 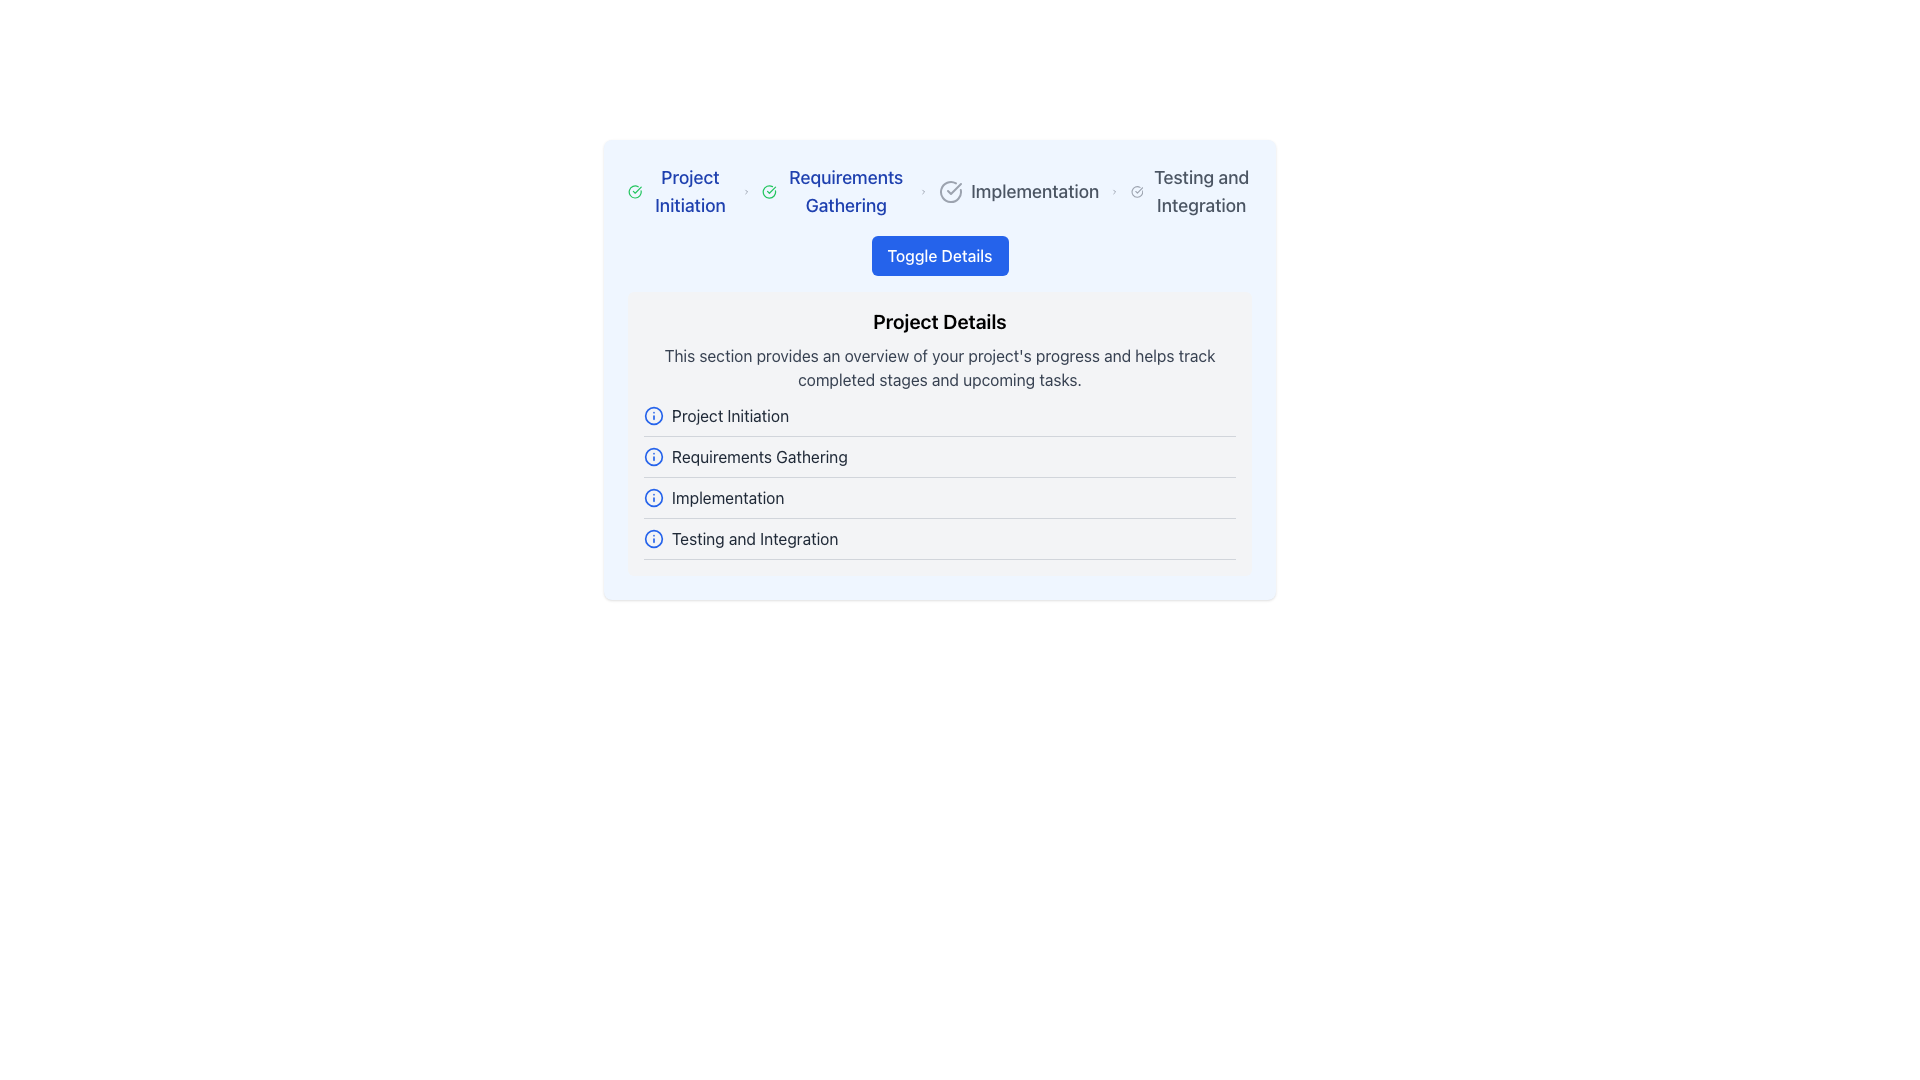 I want to click on explanatory text paragraph that provides an overview of the project's progress, located directly below the 'Project Details' heading, so click(x=939, y=367).